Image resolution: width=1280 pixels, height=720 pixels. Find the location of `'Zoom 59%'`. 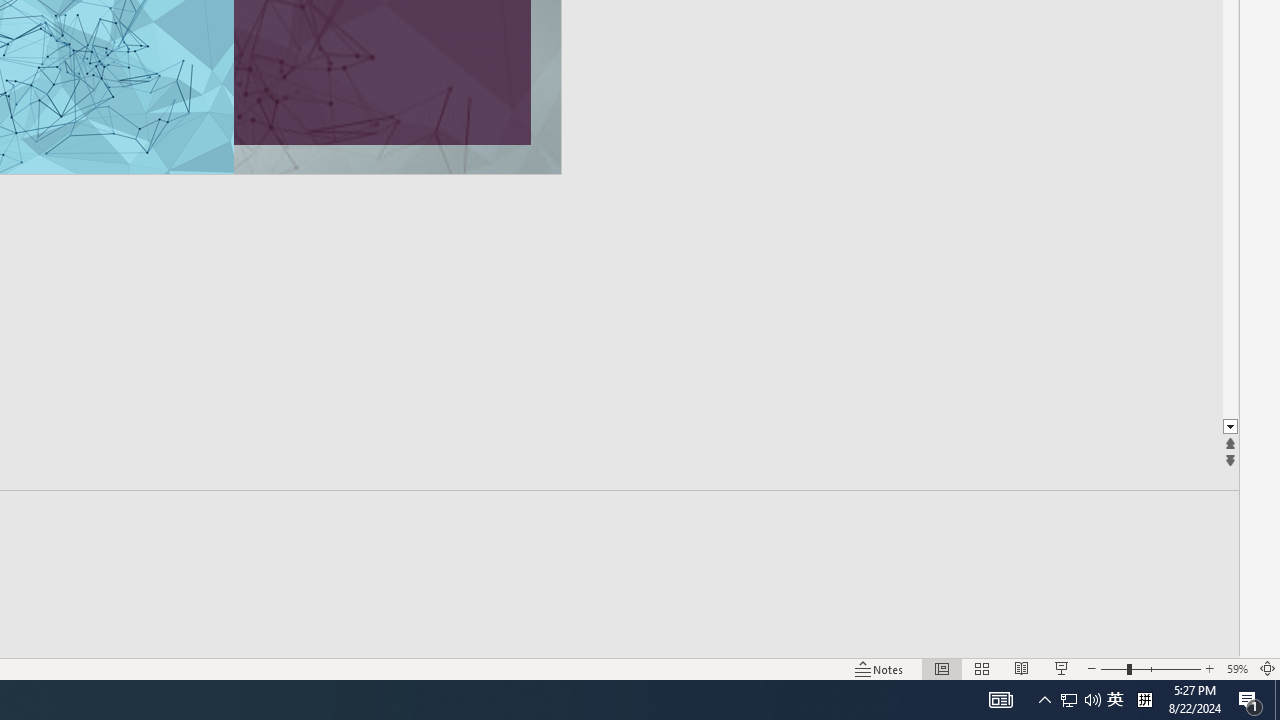

'Zoom 59%' is located at coordinates (1236, 669).